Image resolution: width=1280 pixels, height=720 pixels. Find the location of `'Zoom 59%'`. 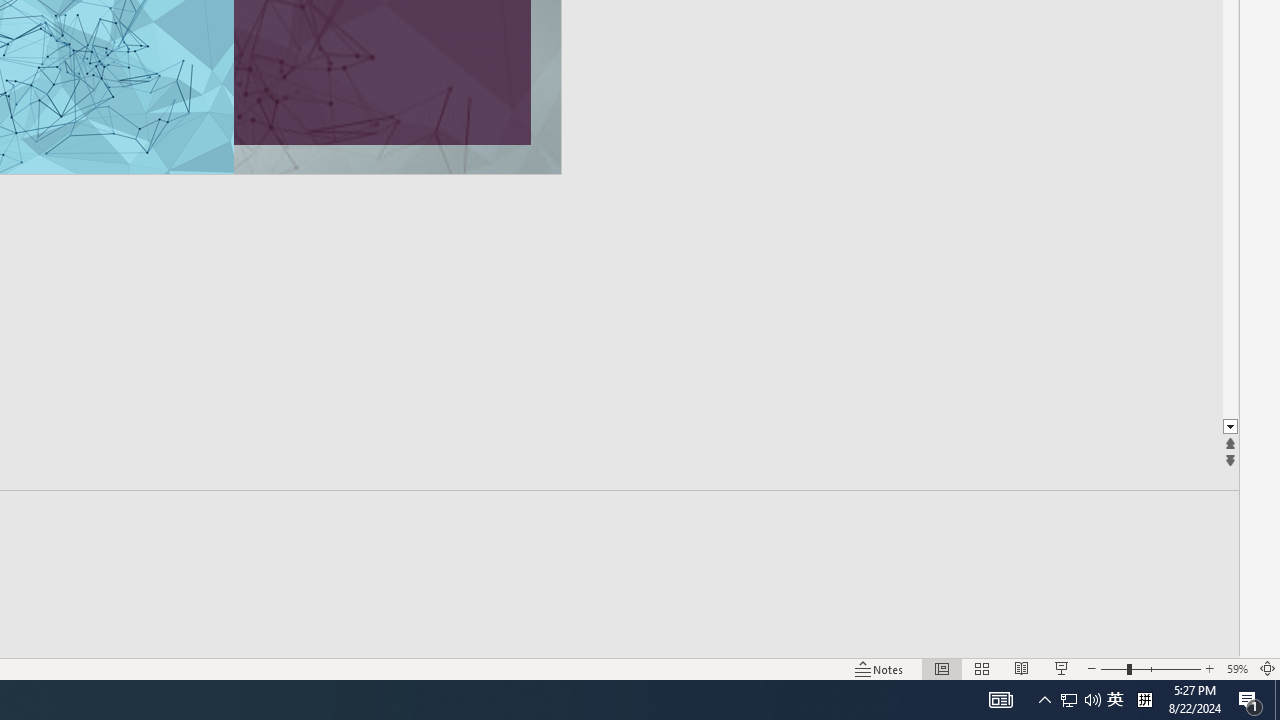

'Zoom 59%' is located at coordinates (1236, 669).